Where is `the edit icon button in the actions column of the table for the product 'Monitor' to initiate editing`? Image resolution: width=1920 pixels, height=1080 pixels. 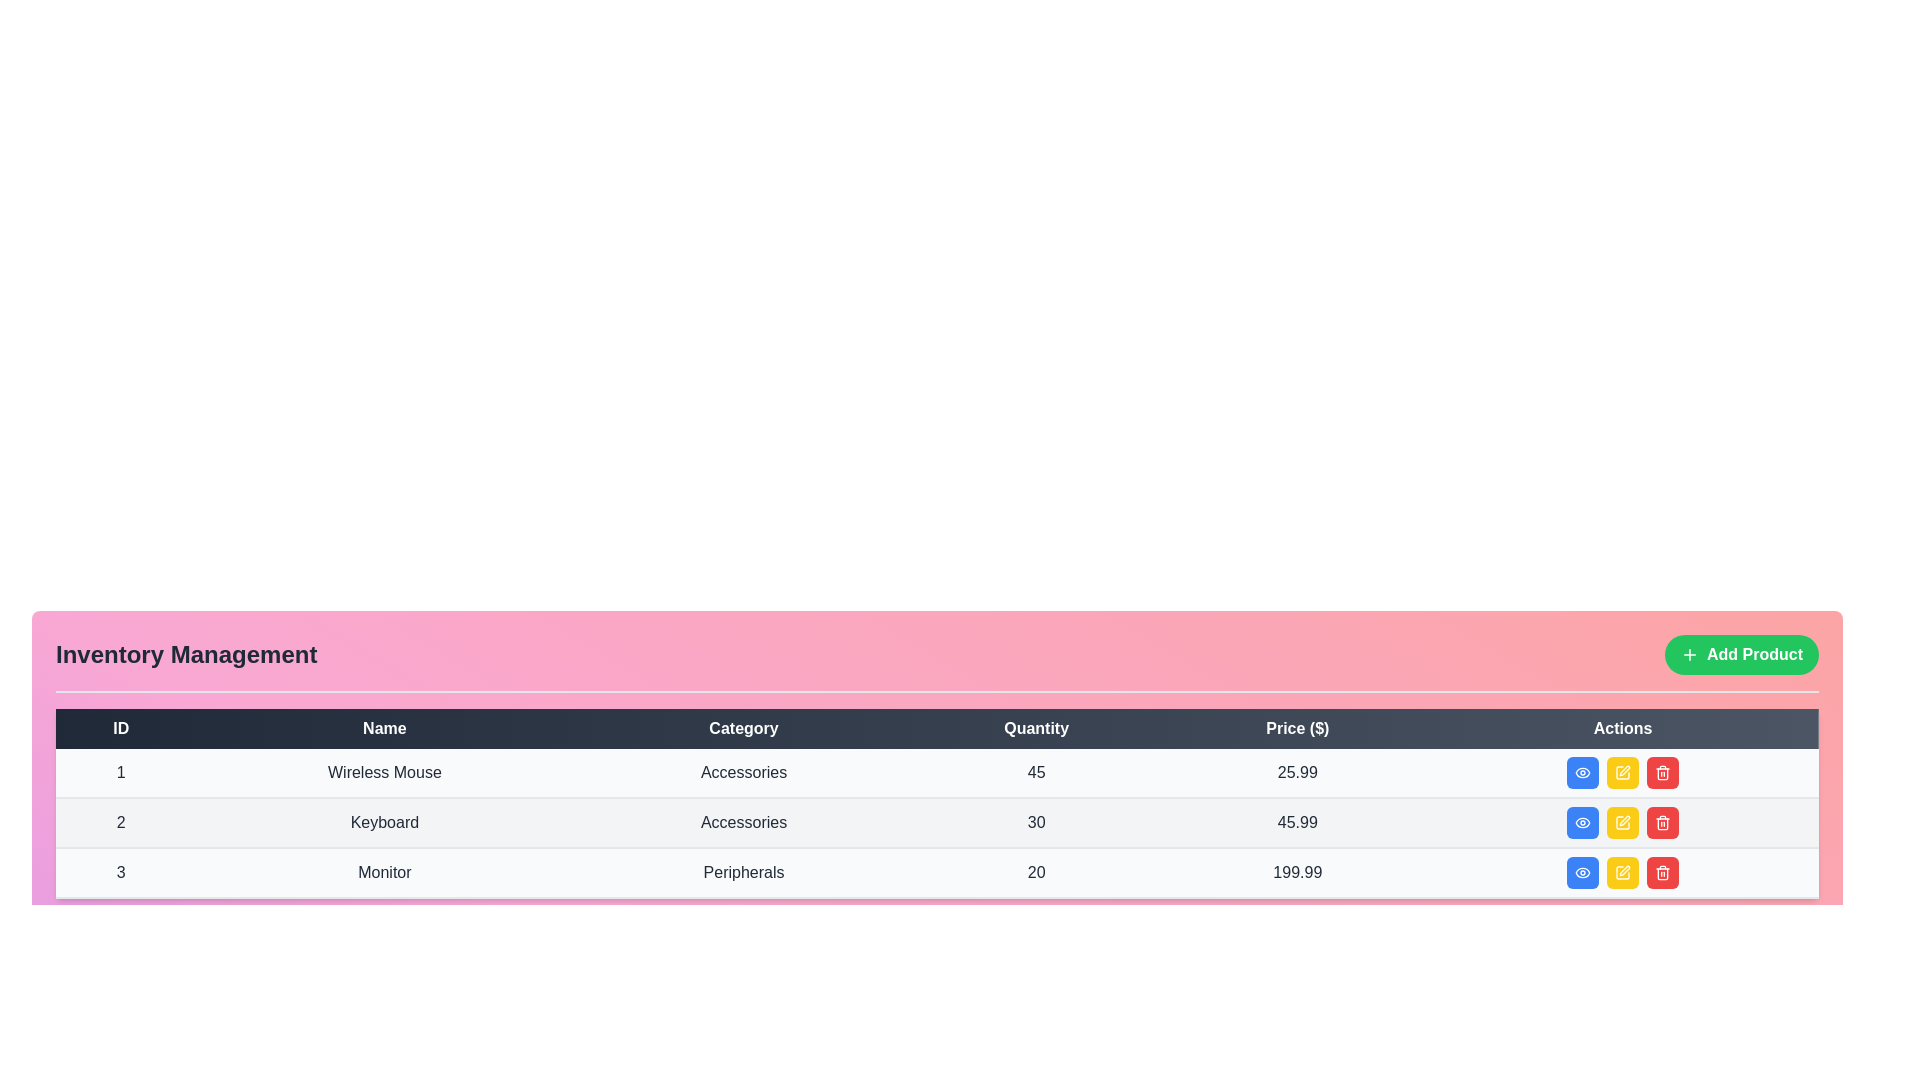 the edit icon button in the actions column of the table for the product 'Monitor' to initiate editing is located at coordinates (1623, 871).